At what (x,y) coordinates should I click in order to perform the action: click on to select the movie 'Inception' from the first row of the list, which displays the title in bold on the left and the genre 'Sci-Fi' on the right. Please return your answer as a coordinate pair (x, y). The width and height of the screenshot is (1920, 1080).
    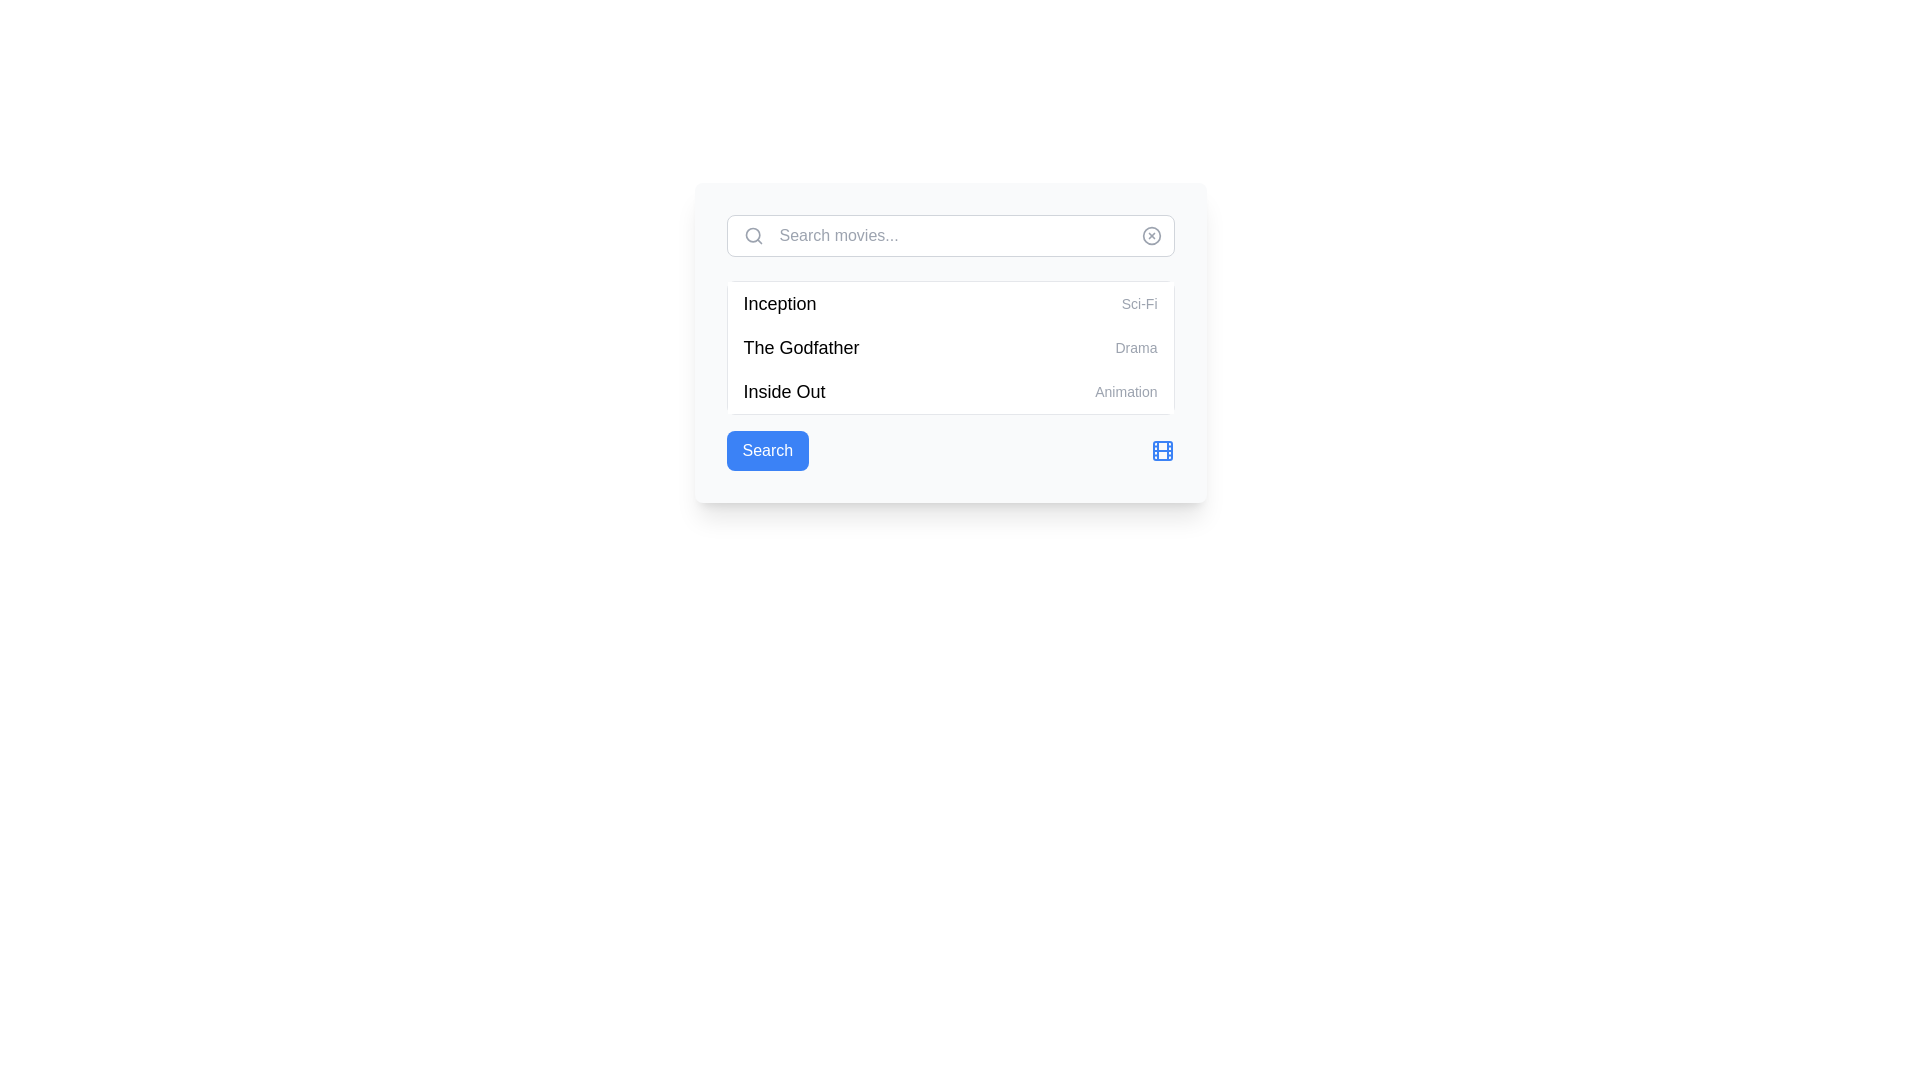
    Looking at the image, I should click on (949, 304).